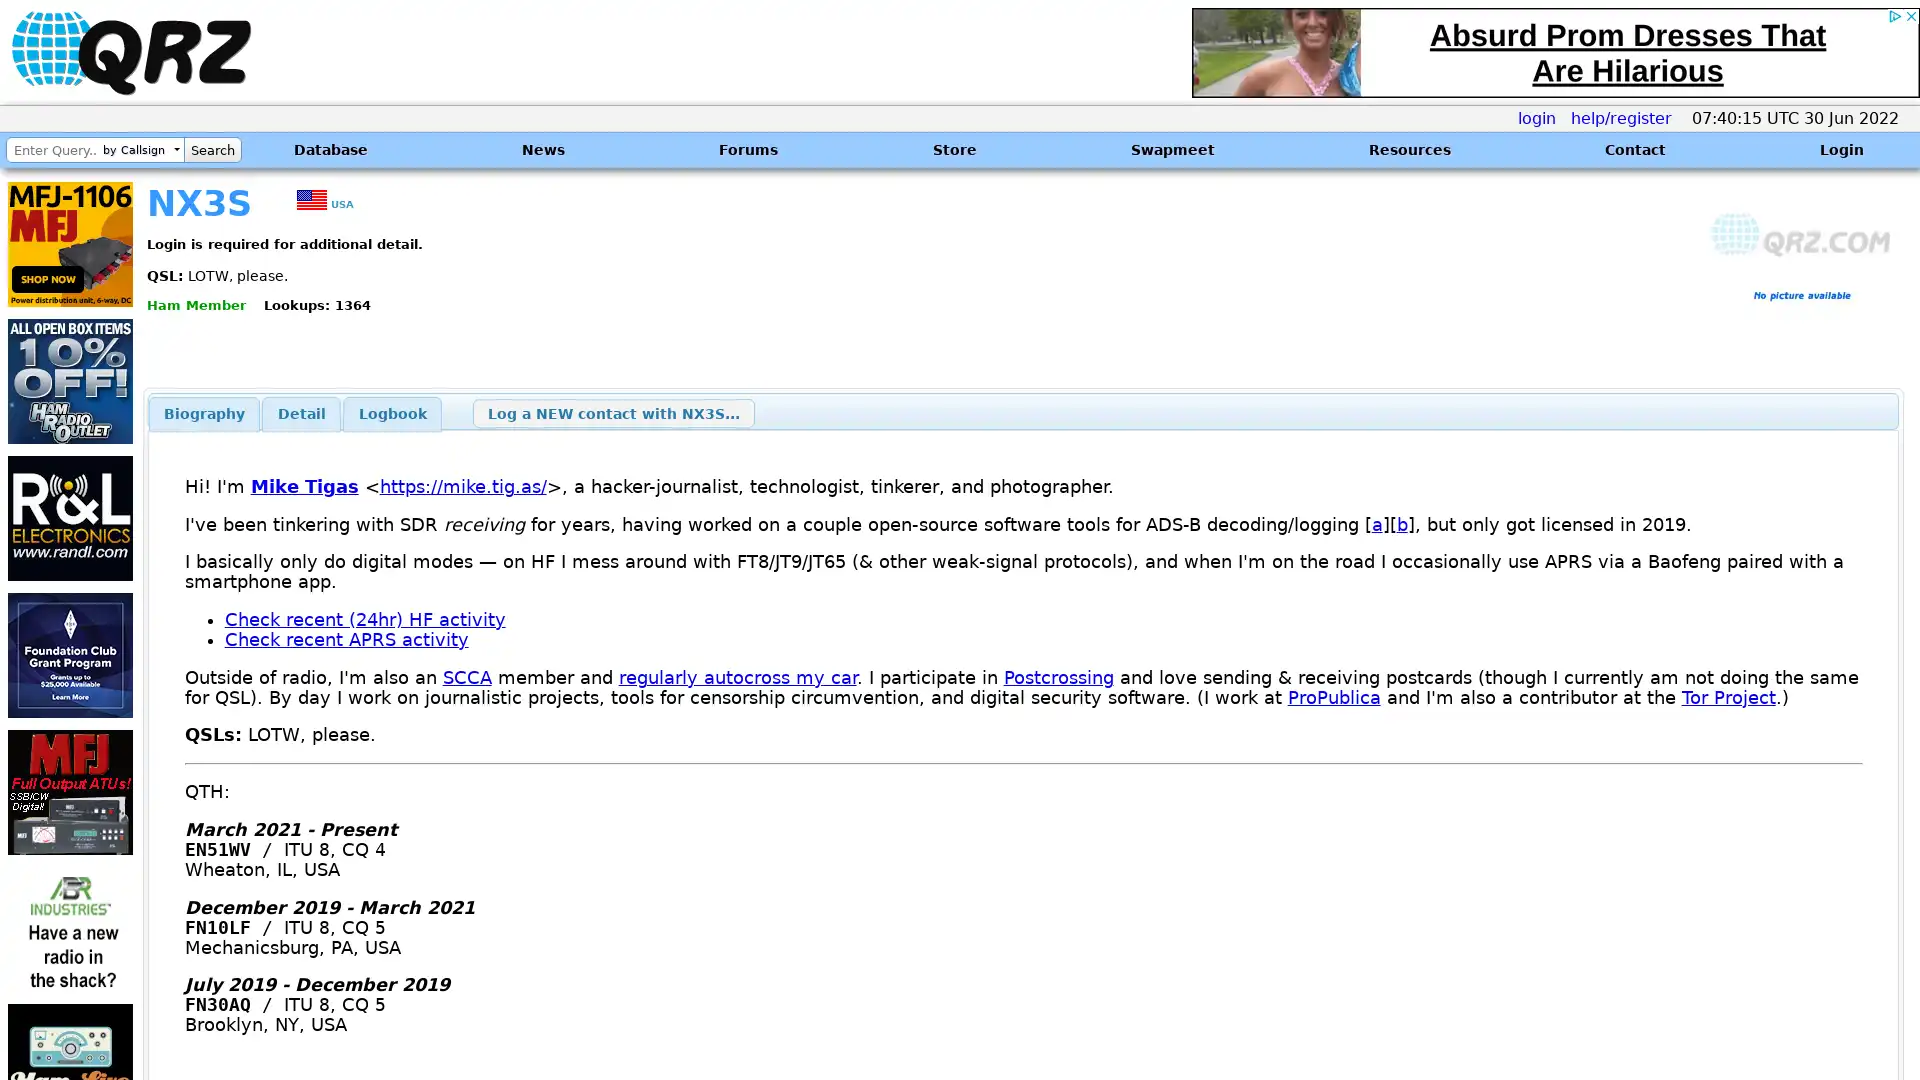 The image size is (1920, 1080). Describe the element at coordinates (612, 412) in the screenshot. I see `Log a NEW contact with NX3S...` at that location.